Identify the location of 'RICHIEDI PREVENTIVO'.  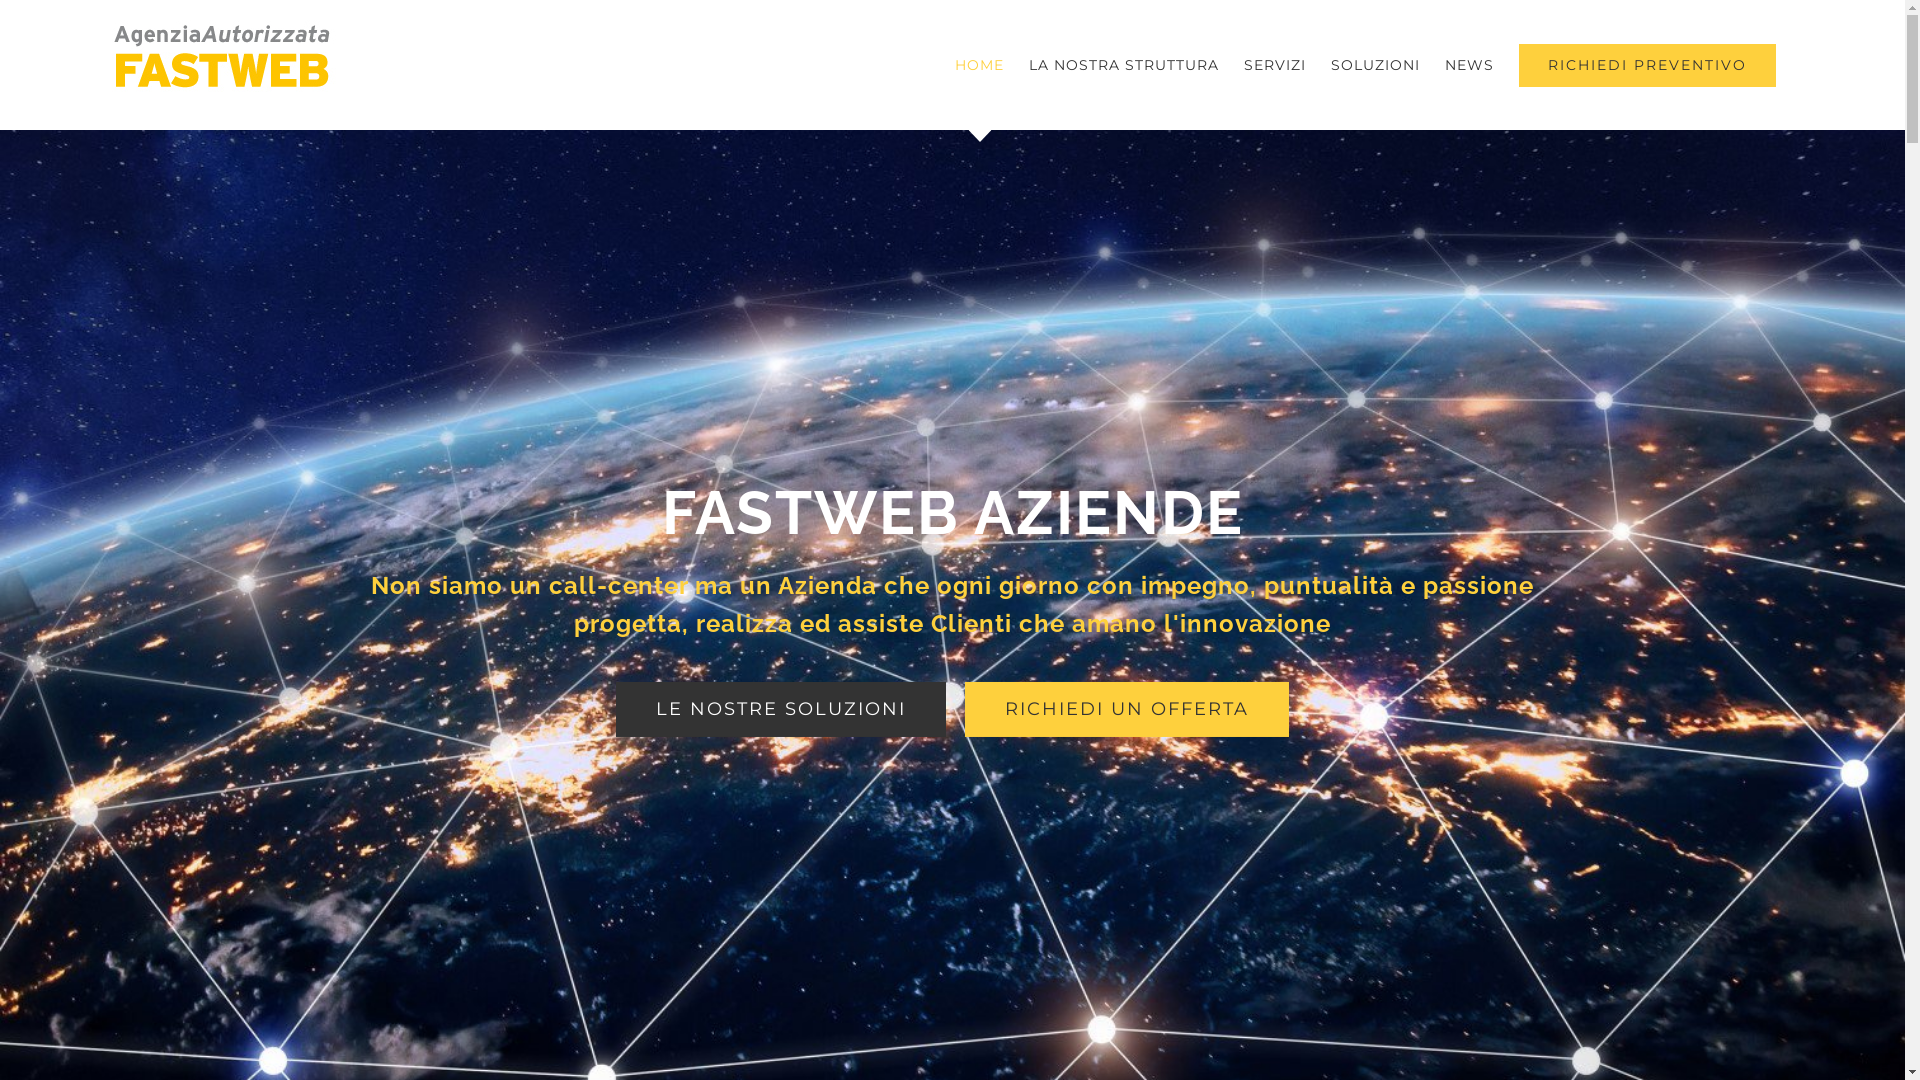
(1647, 64).